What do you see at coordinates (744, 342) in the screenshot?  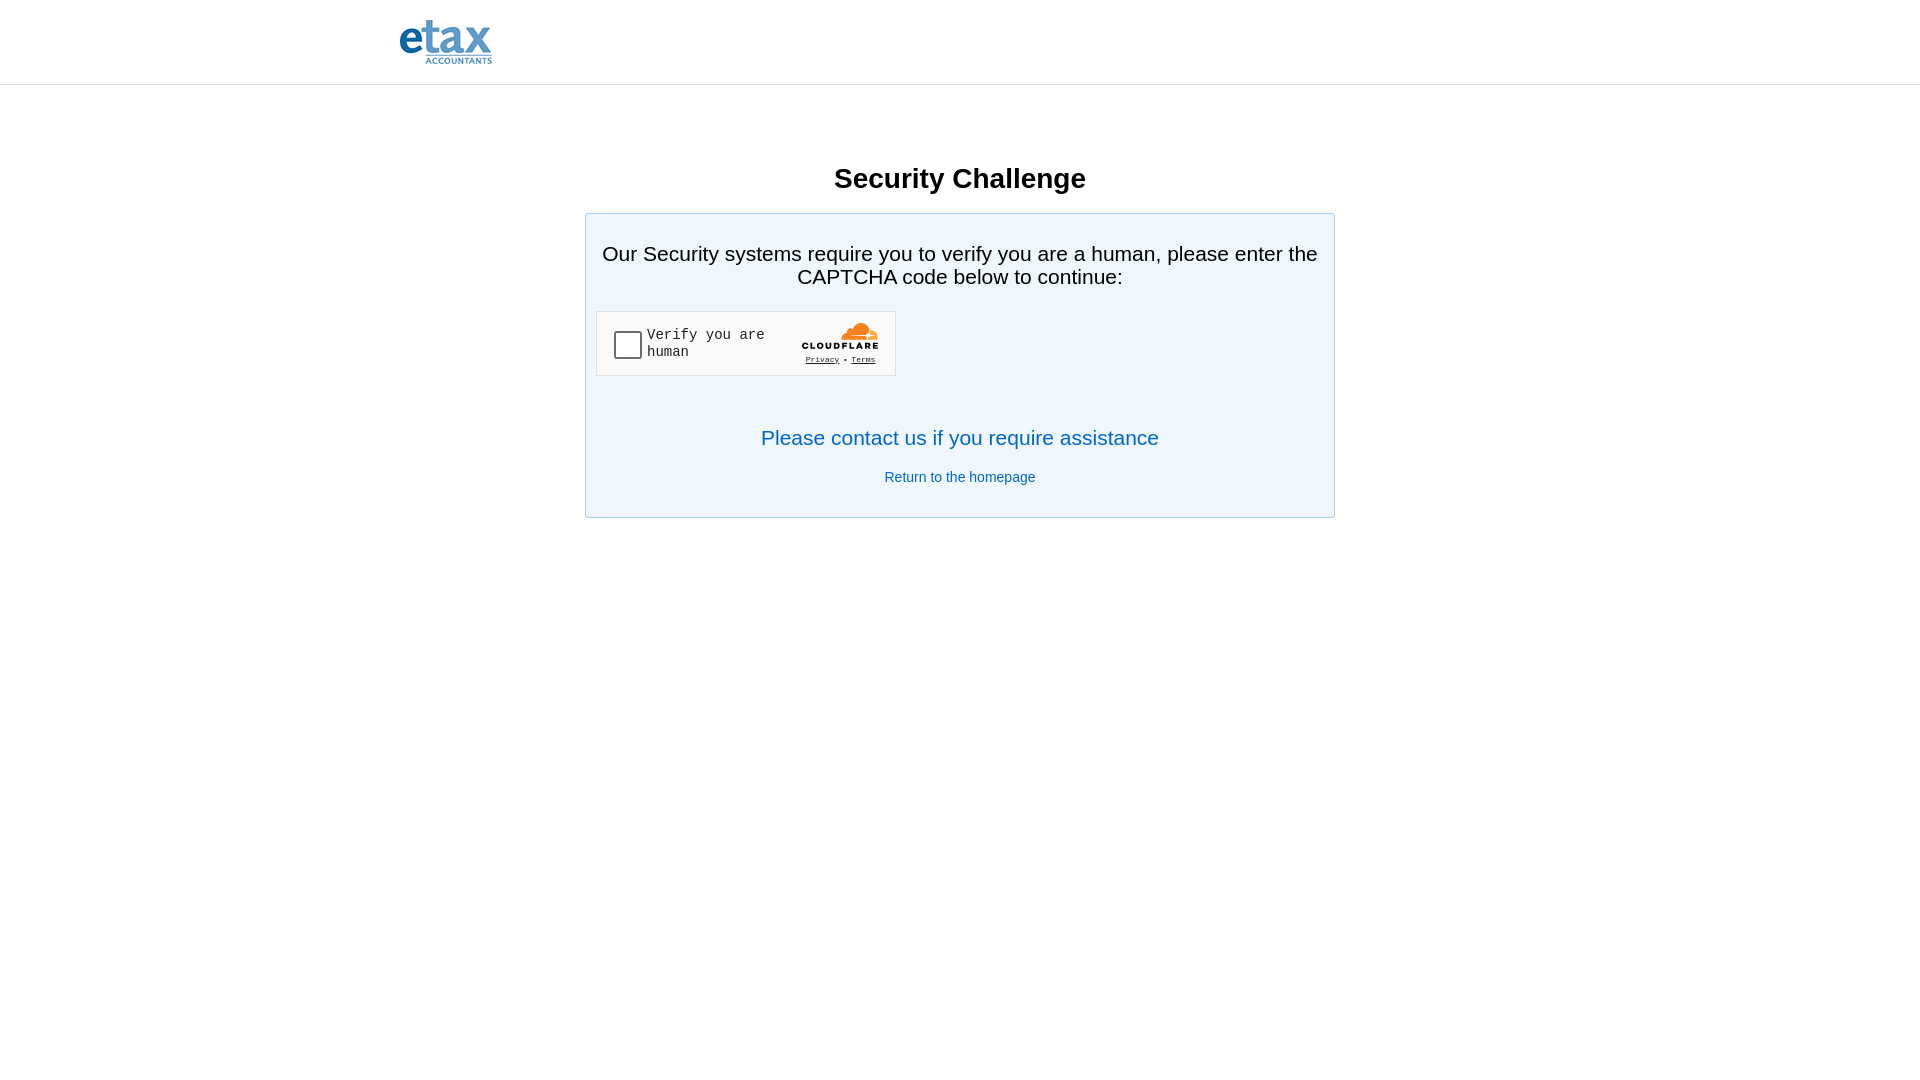 I see `'Widget containing a Cloudflare security challenge'` at bounding box center [744, 342].